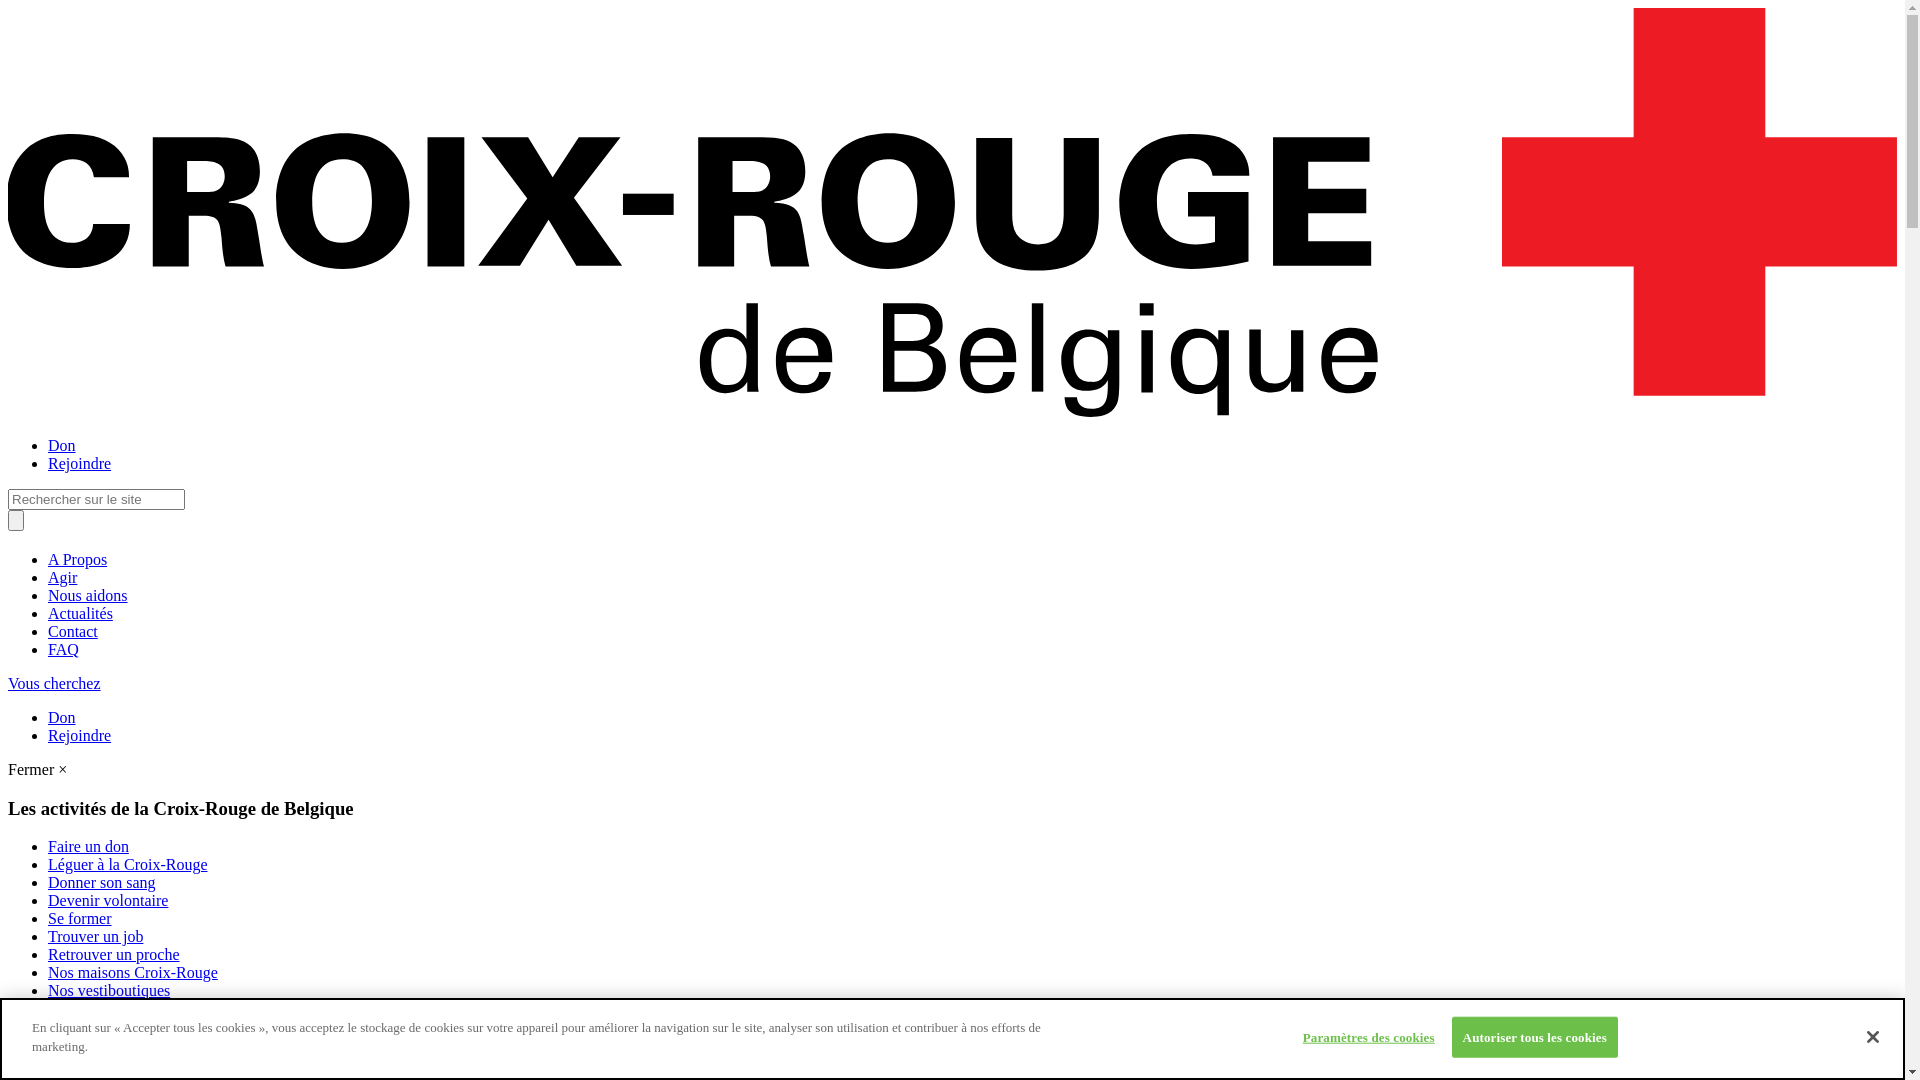 The width and height of the screenshot is (1920, 1080). I want to click on 'Autoriser tous les cookies', so click(1534, 1036).